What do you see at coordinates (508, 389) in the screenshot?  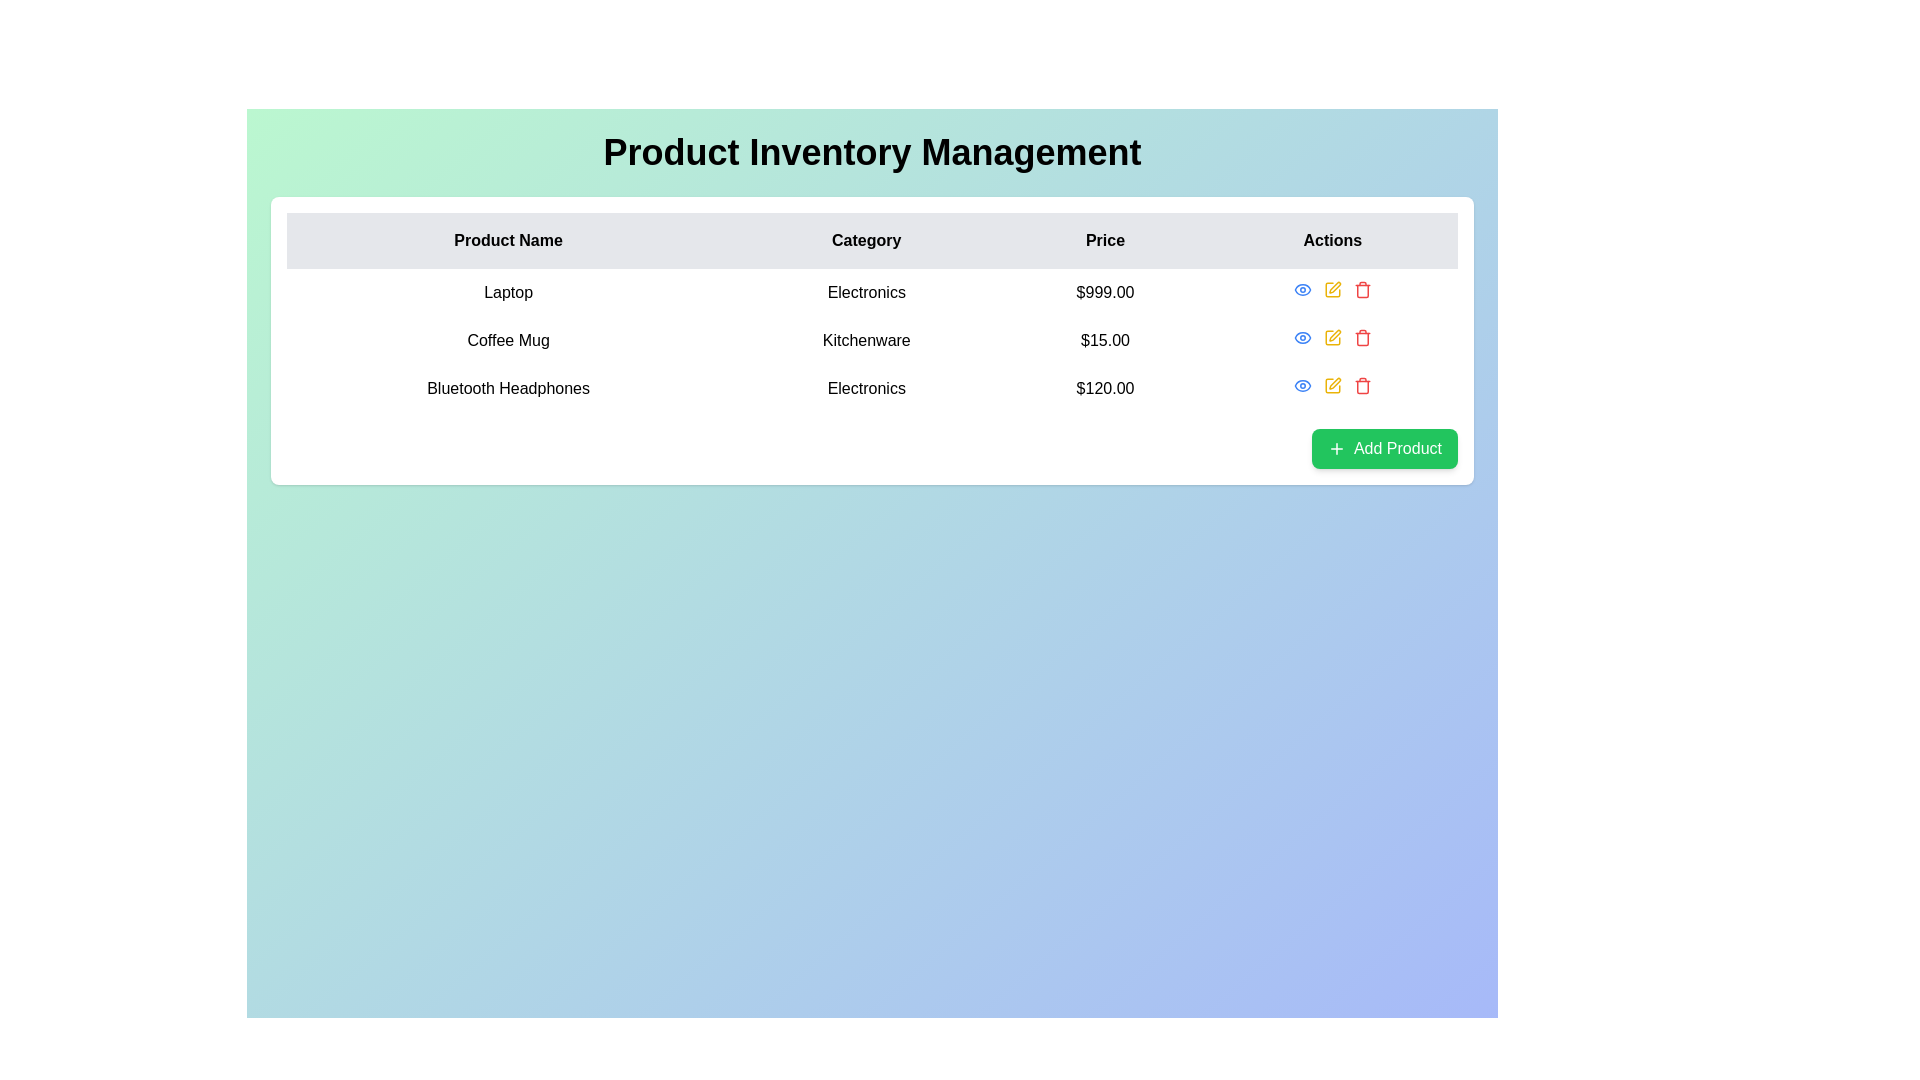 I see `the Text label displaying the product name located in the third row of the table under the 'Product Name' column` at bounding box center [508, 389].